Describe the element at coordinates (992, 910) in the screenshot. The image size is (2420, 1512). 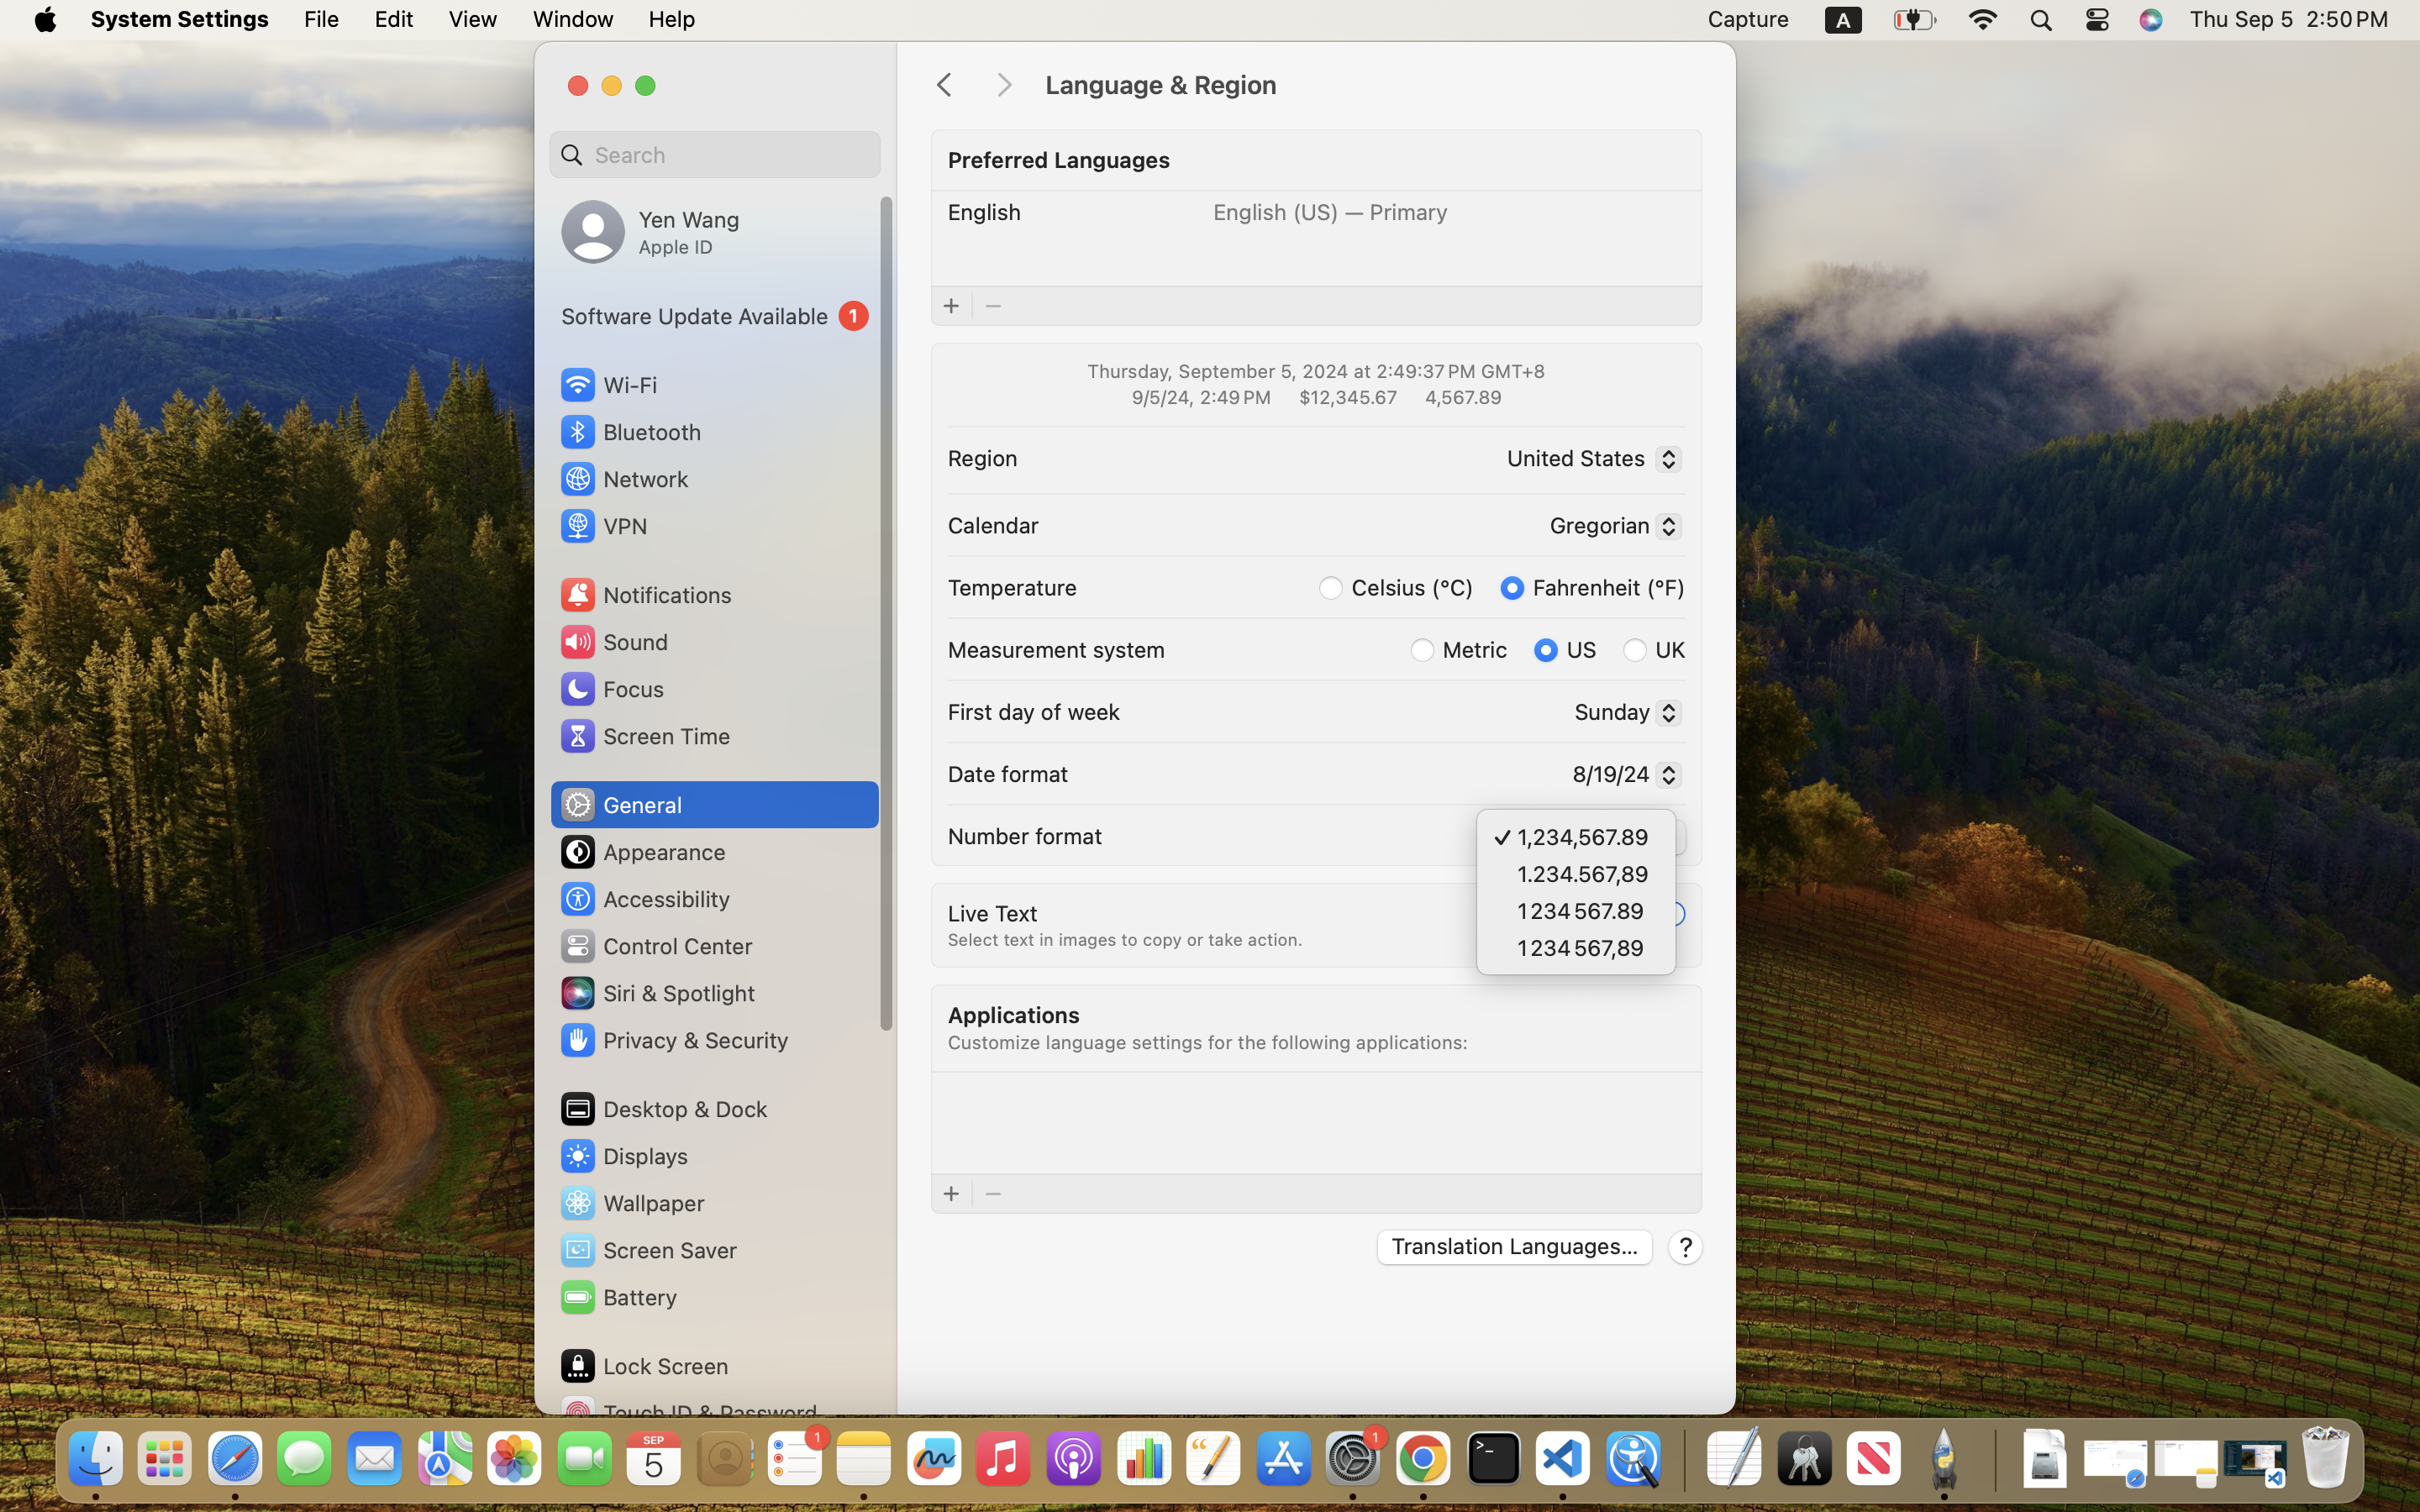
I see `'Live Text'` at that location.